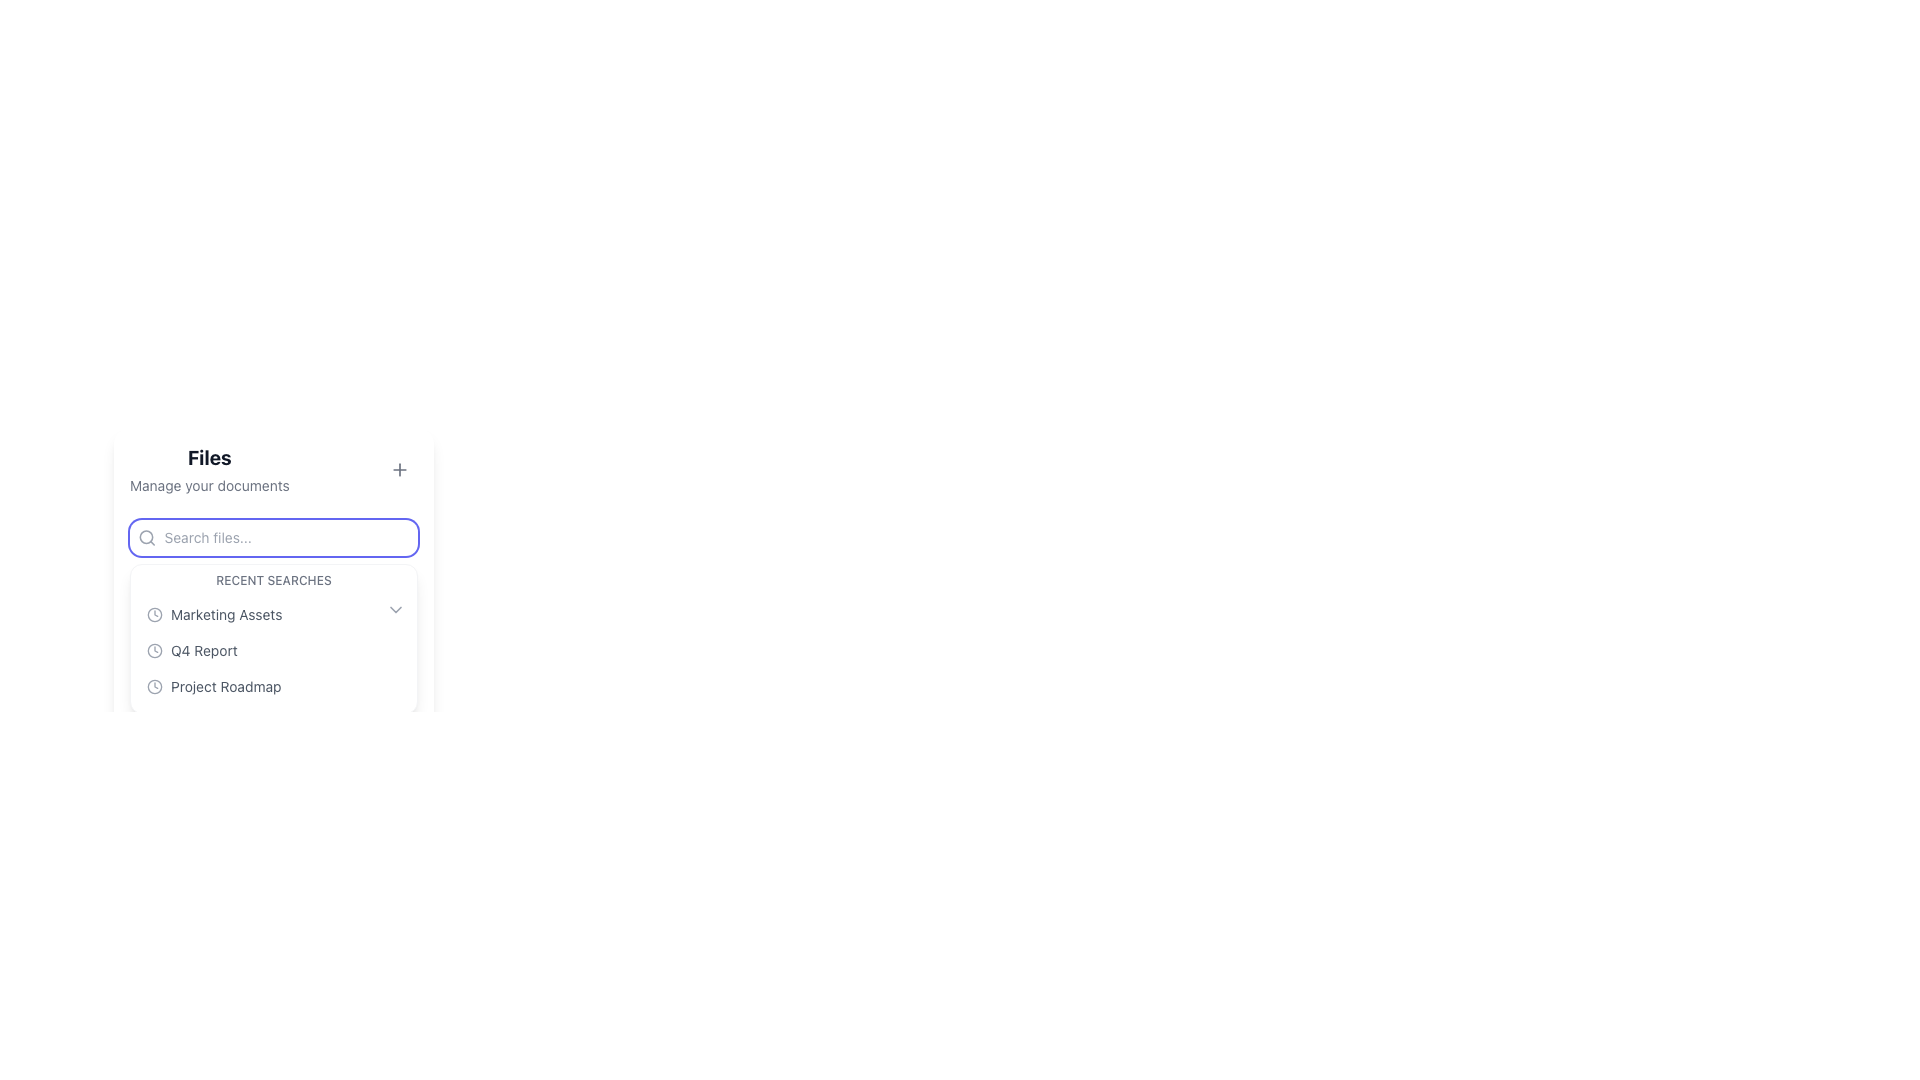 This screenshot has width=1920, height=1080. I want to click on the List Item labeled 'Q4 Report' in the dropdown menu under the 'RECENT SEARCHES' section, so click(272, 651).